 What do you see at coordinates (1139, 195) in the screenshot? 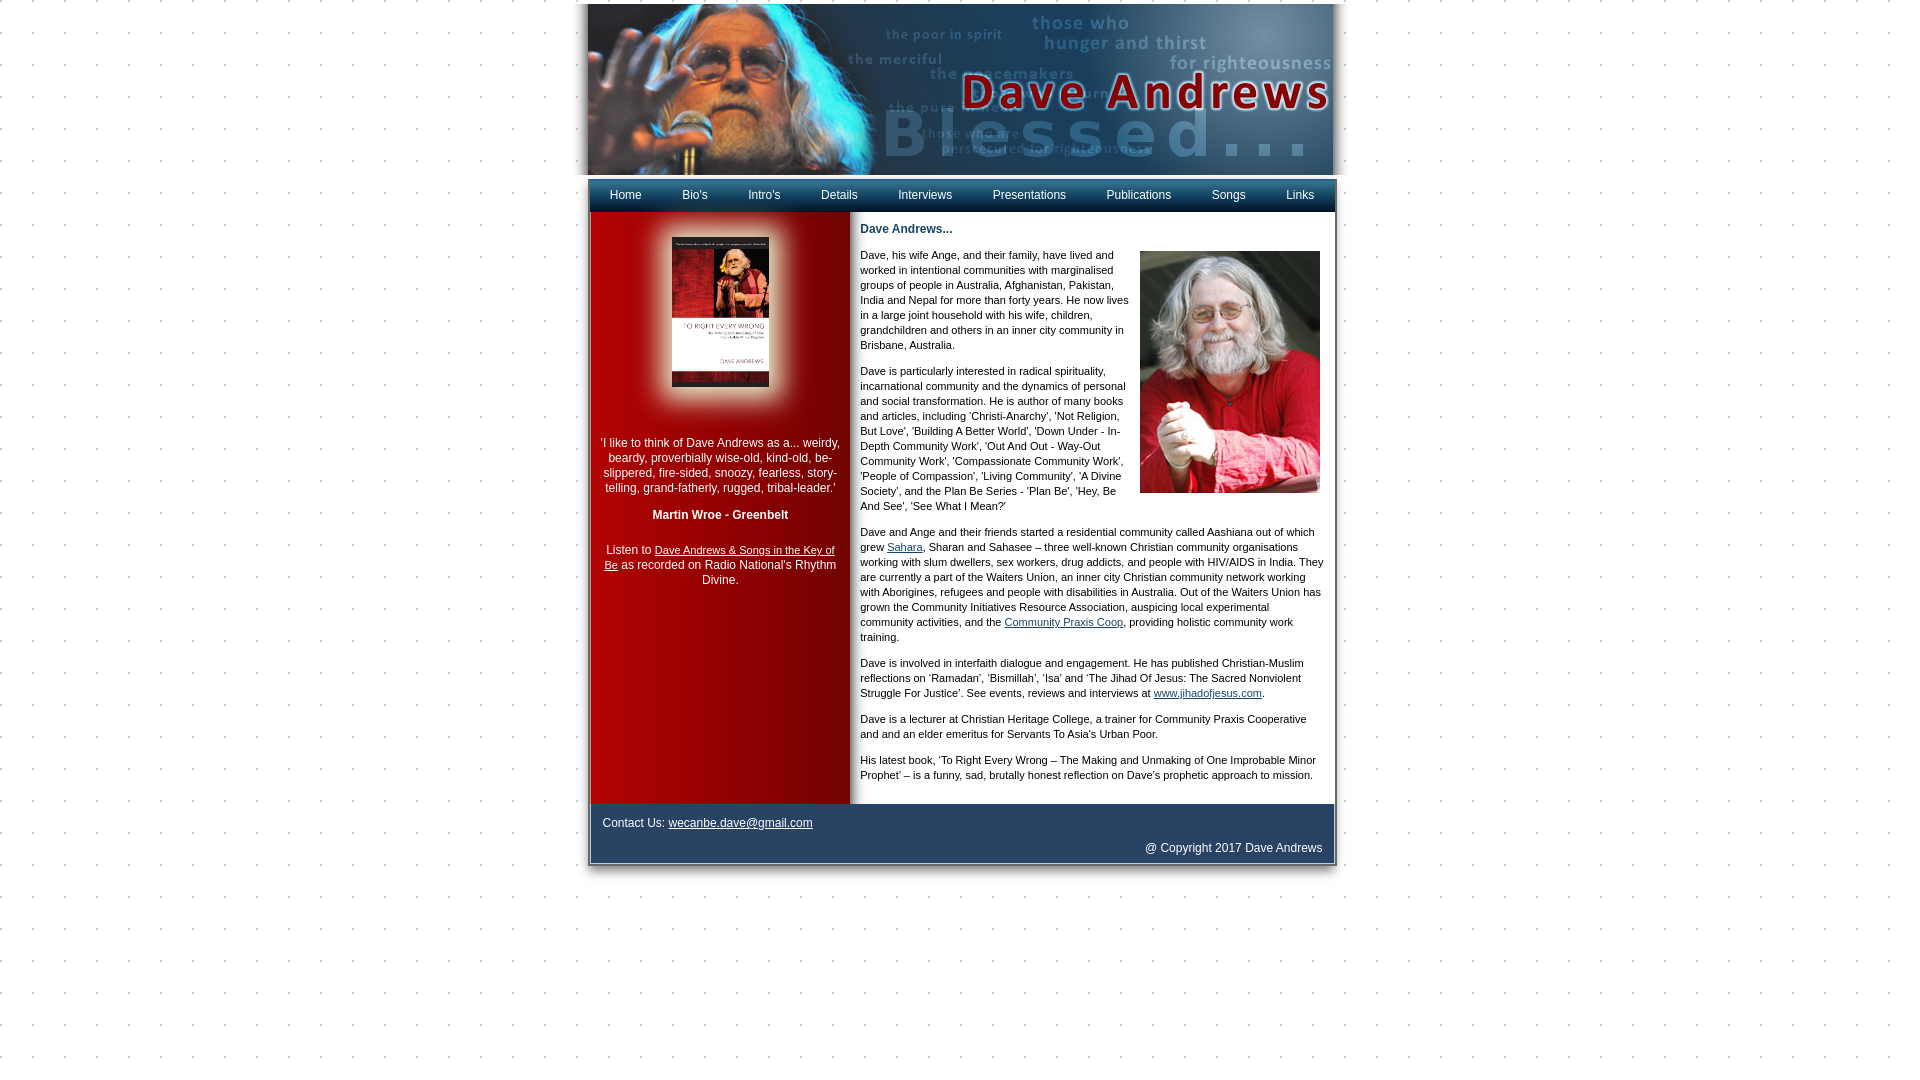
I see `'Publications'` at bounding box center [1139, 195].